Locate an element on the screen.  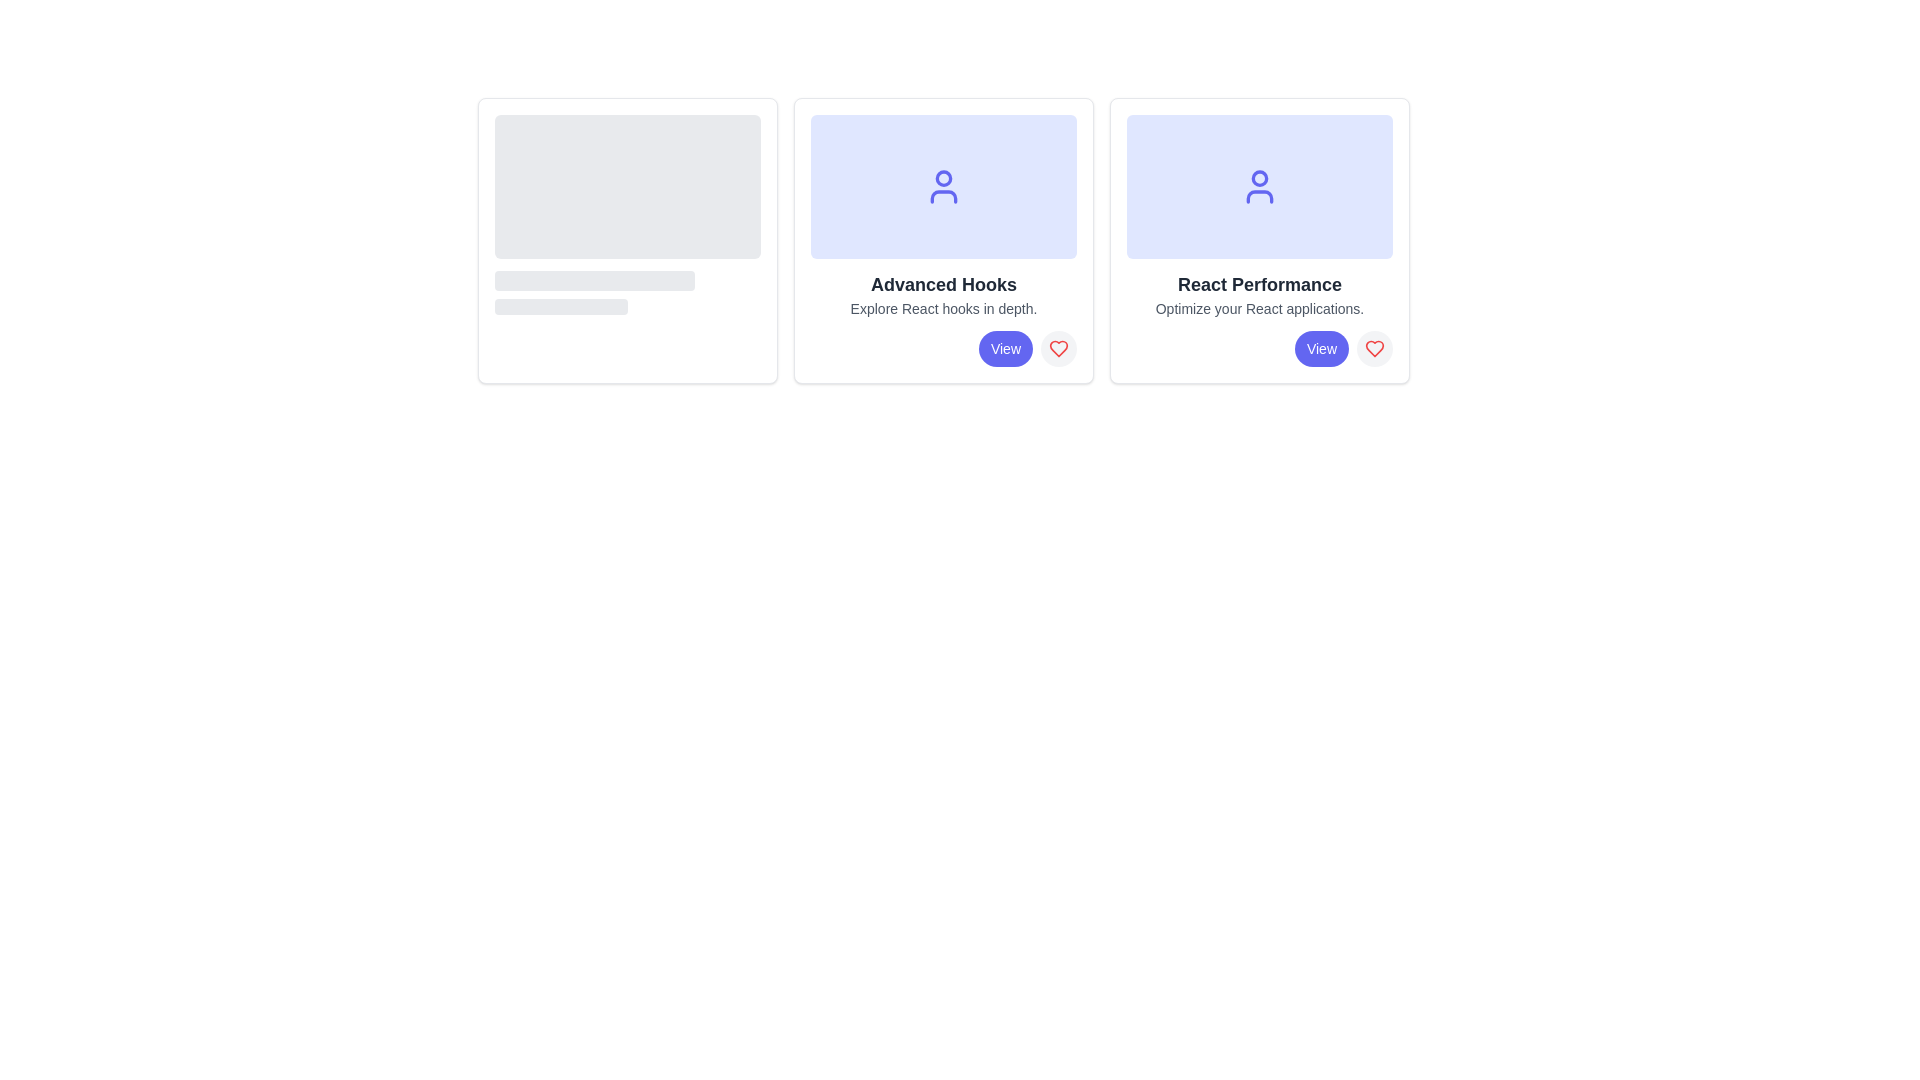
the 'View' button, which is a rounded rectangular button with an indigo background and white text, located at the bottom right of a card displaying 'React Performance' is located at coordinates (1320, 347).